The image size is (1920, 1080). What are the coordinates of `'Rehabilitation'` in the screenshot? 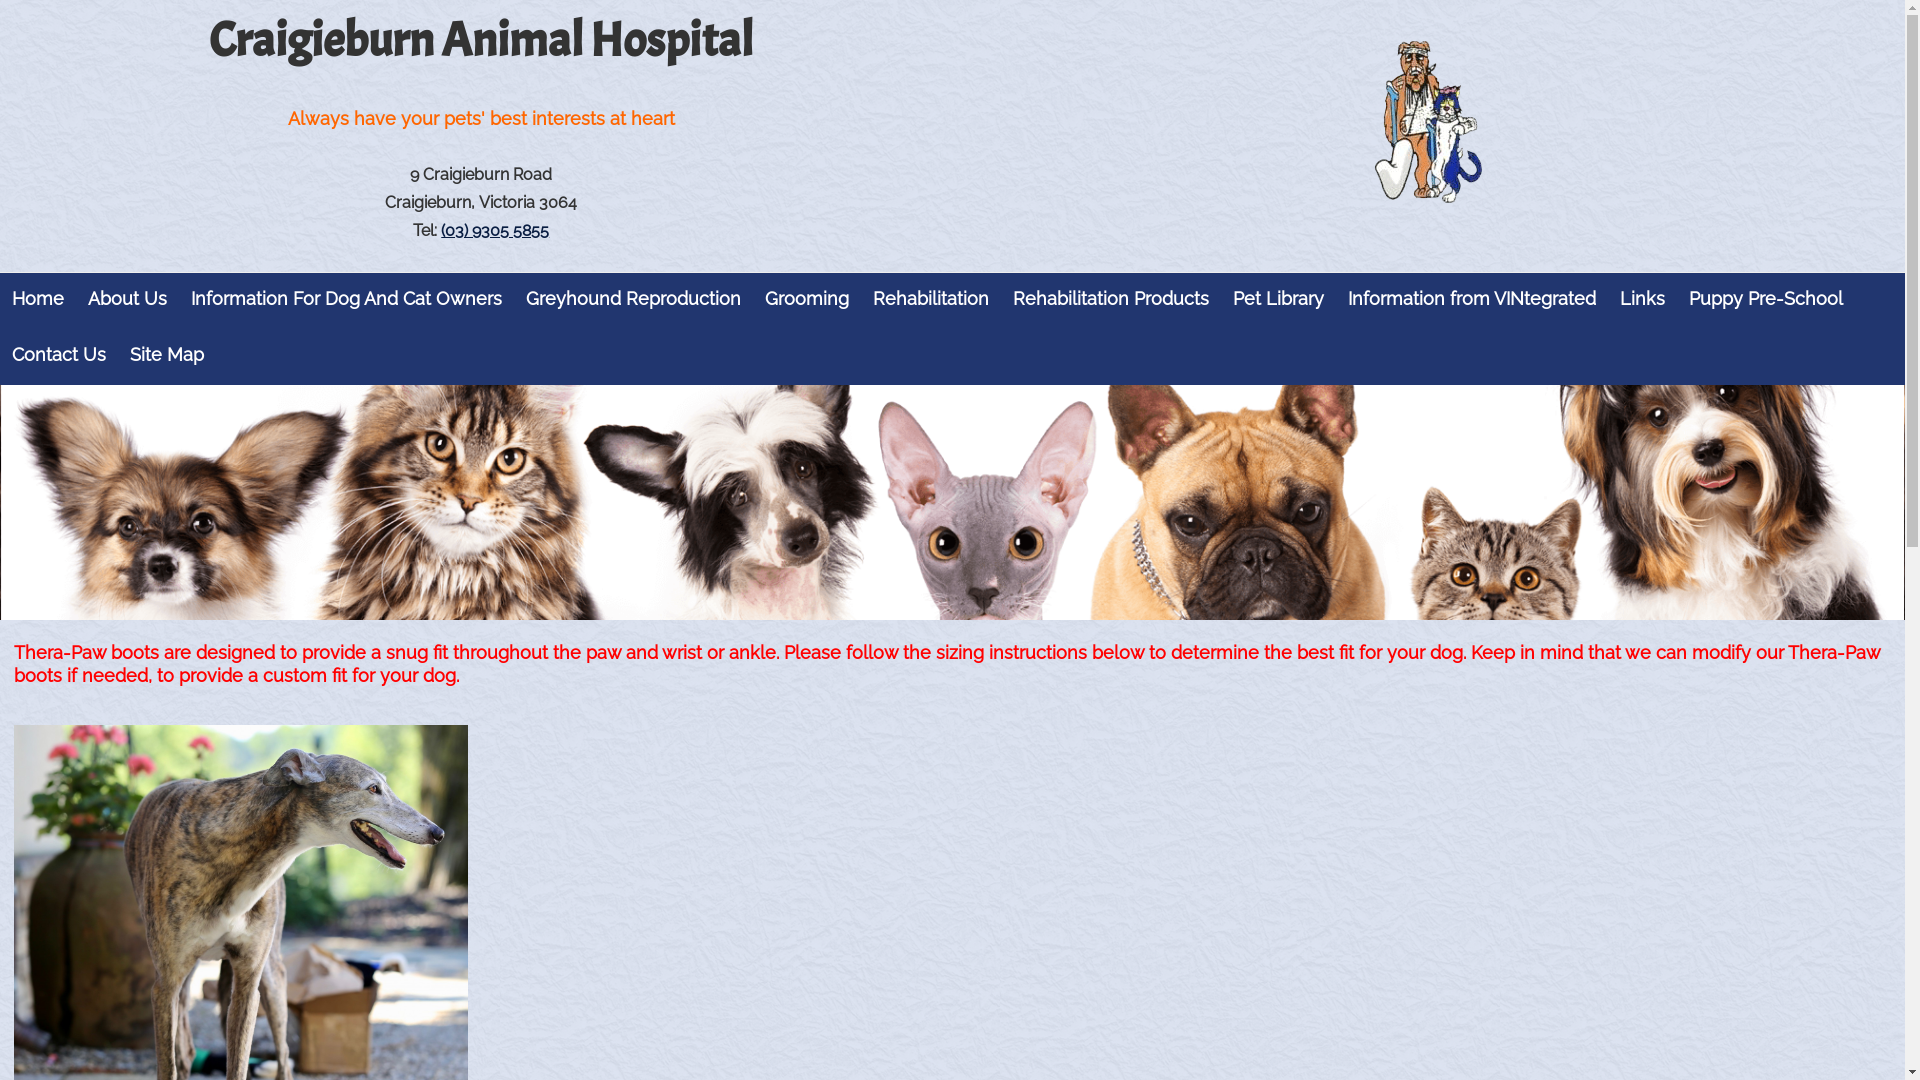 It's located at (930, 299).